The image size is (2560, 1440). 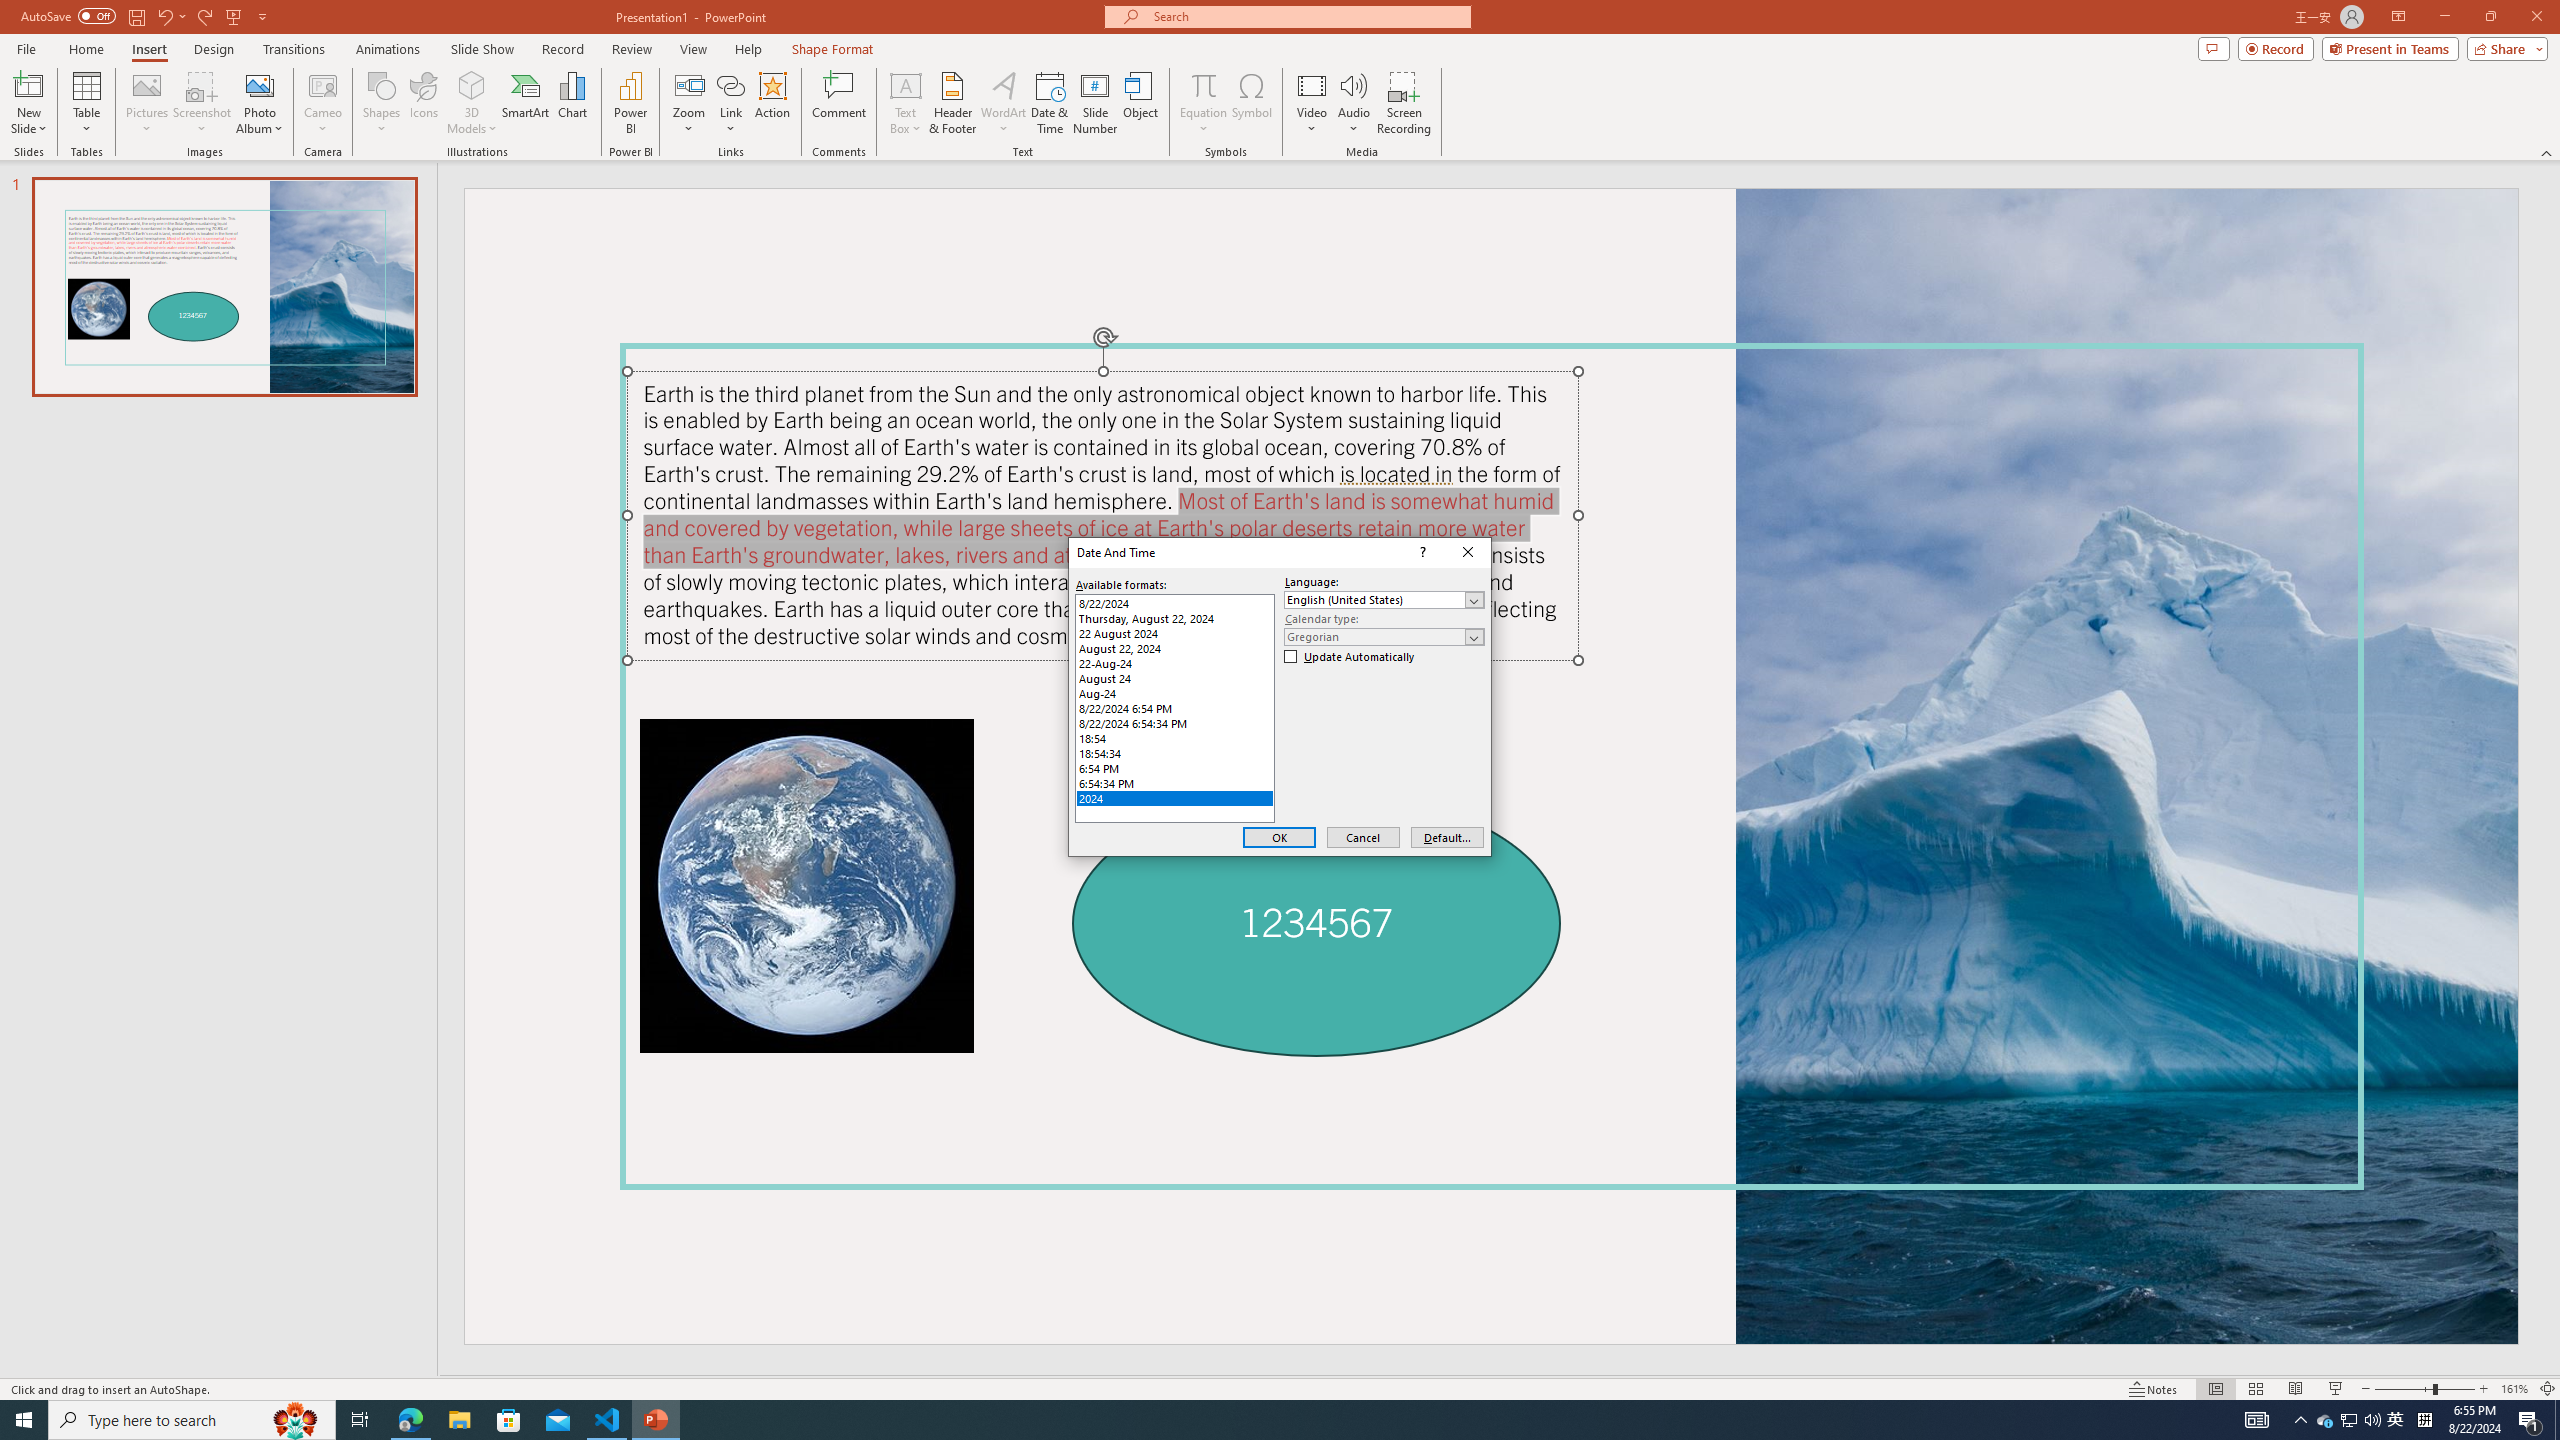 What do you see at coordinates (201, 103) in the screenshot?
I see `'Screenshot'` at bounding box center [201, 103].